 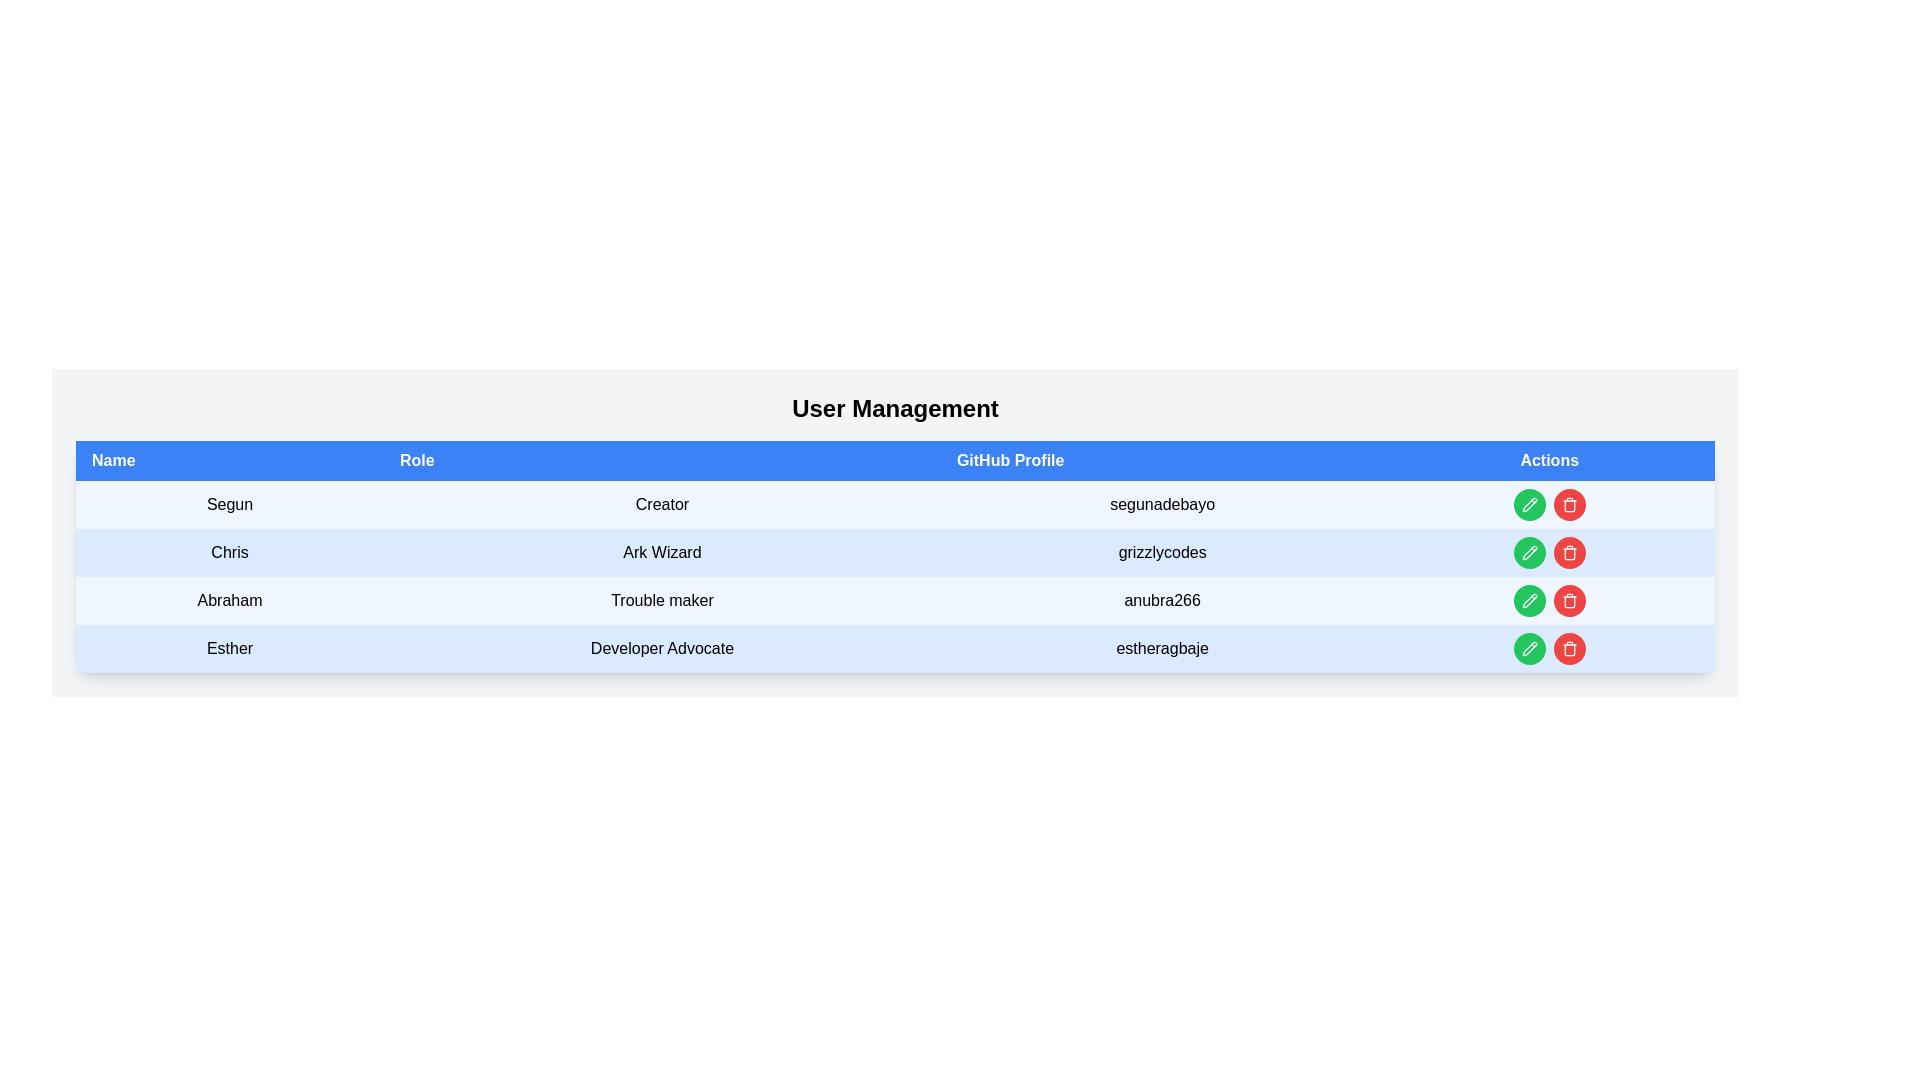 What do you see at coordinates (1528, 504) in the screenshot?
I see `the pencil icon in the 'Actions' column of the second row (Chris) in the 'User Management' table to initiate an edit action for the associated entry` at bounding box center [1528, 504].